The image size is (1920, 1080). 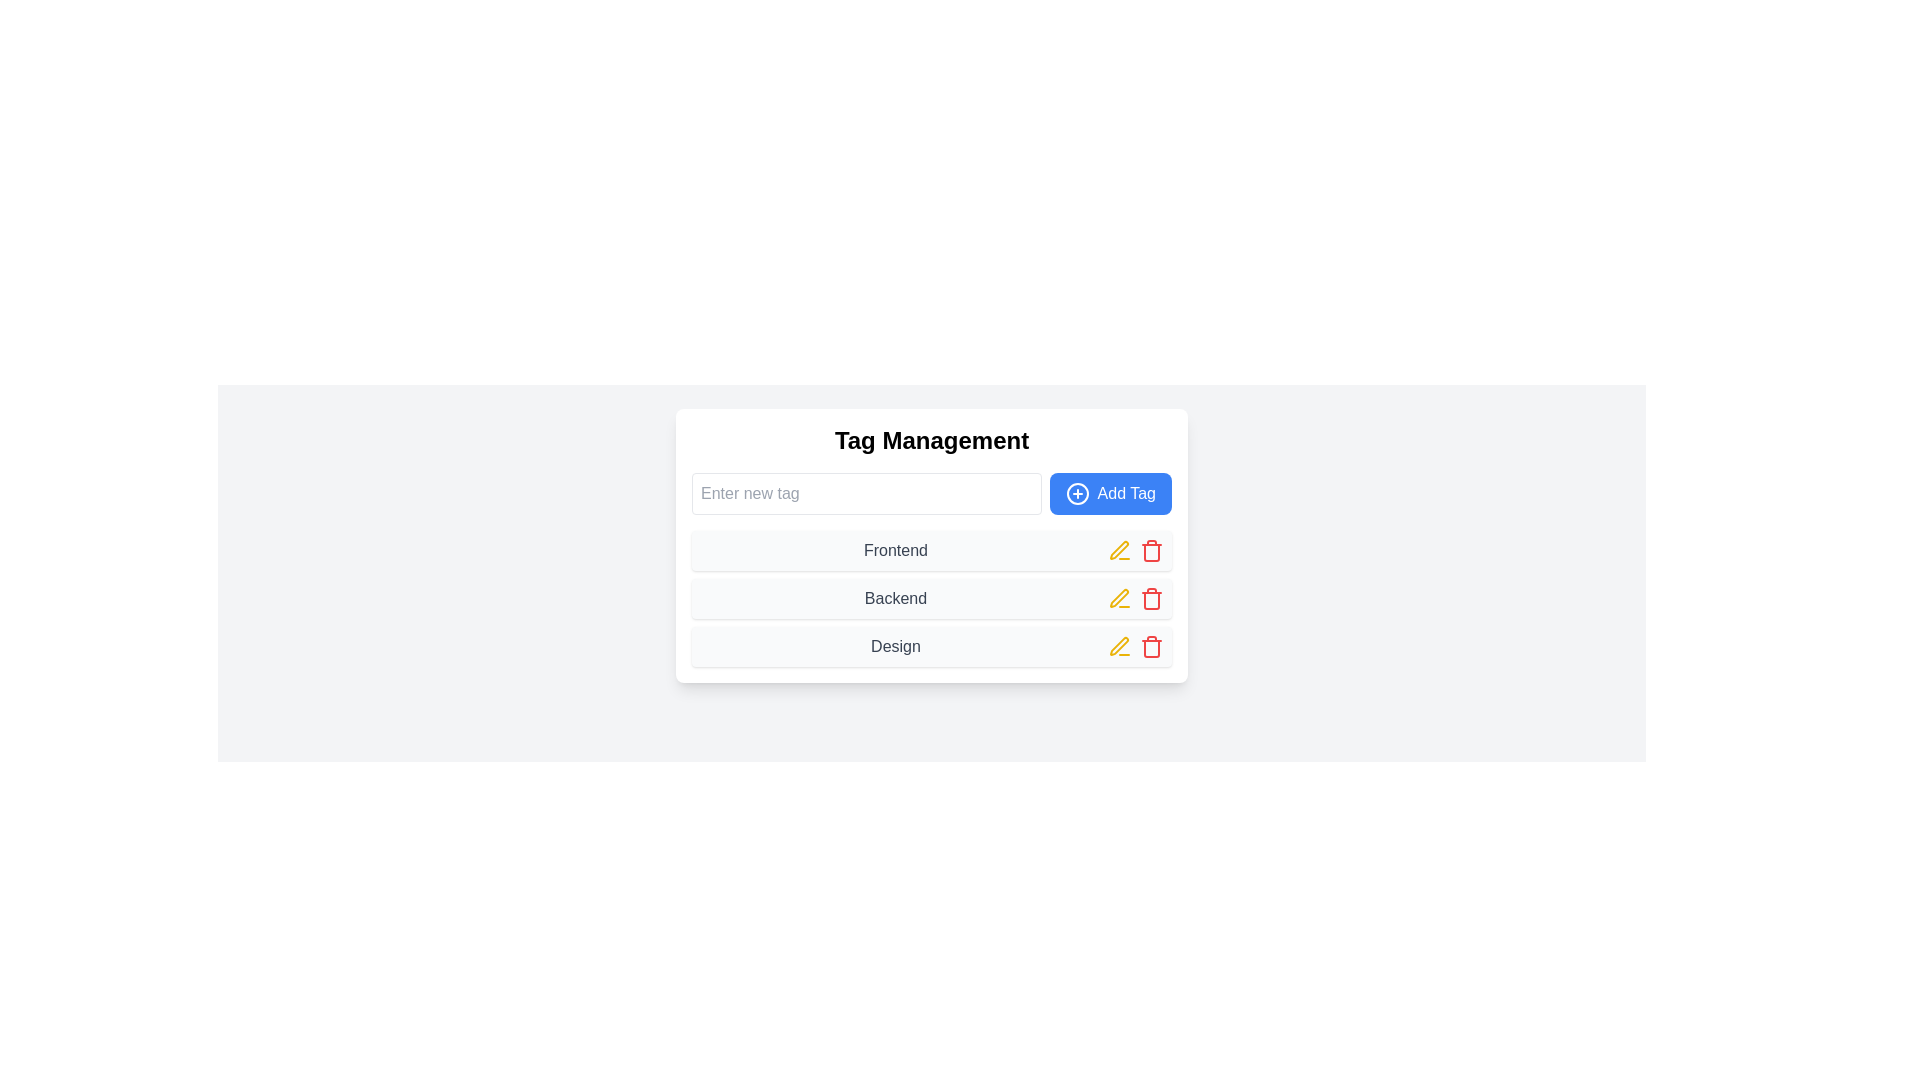 What do you see at coordinates (1152, 600) in the screenshot?
I see `the second trash icon in the 'Tag Management' table, which visually represents part of the trash bin icon indicating a delete action` at bounding box center [1152, 600].